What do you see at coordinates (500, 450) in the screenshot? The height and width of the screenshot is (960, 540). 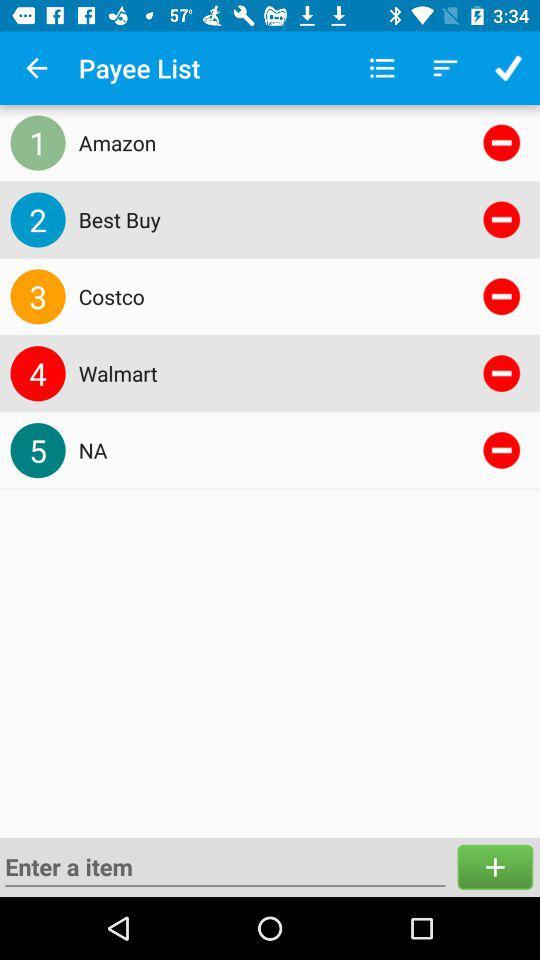 I see `delete` at bounding box center [500, 450].